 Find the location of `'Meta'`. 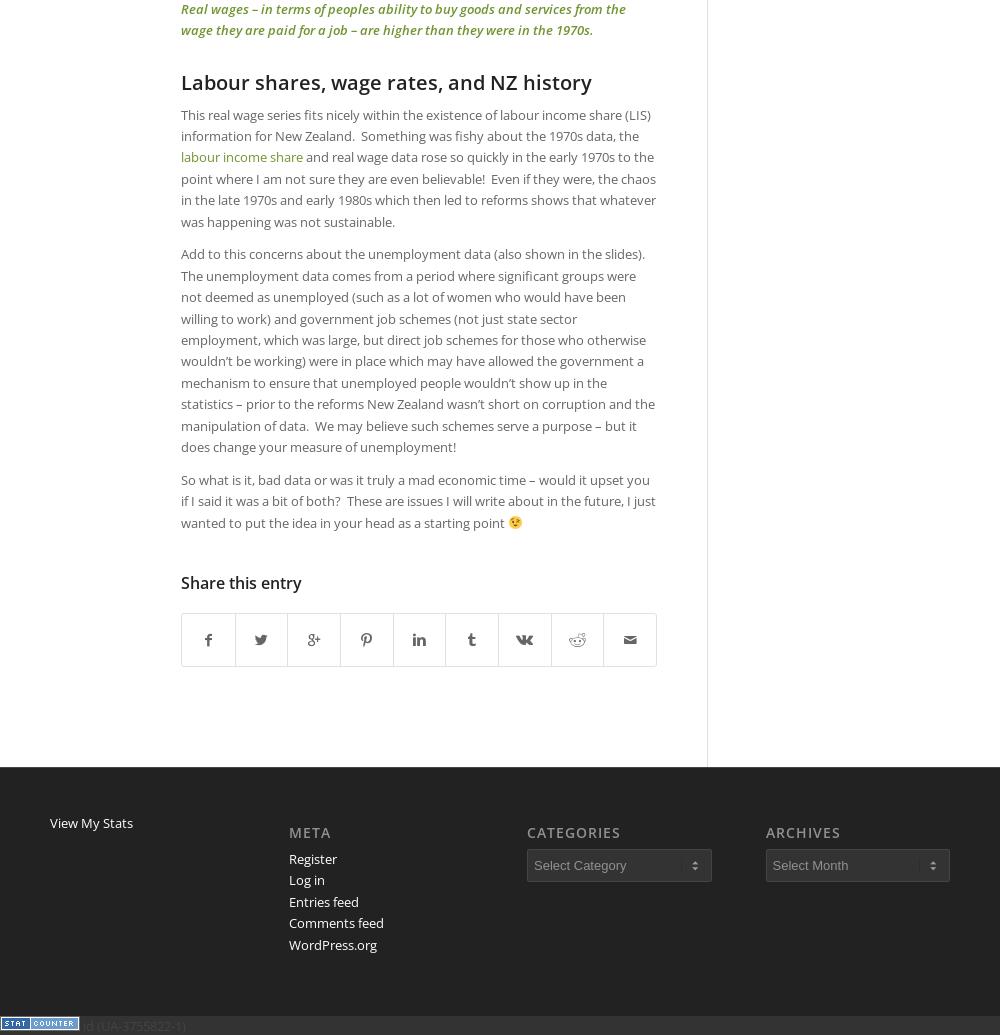

'Meta' is located at coordinates (309, 831).